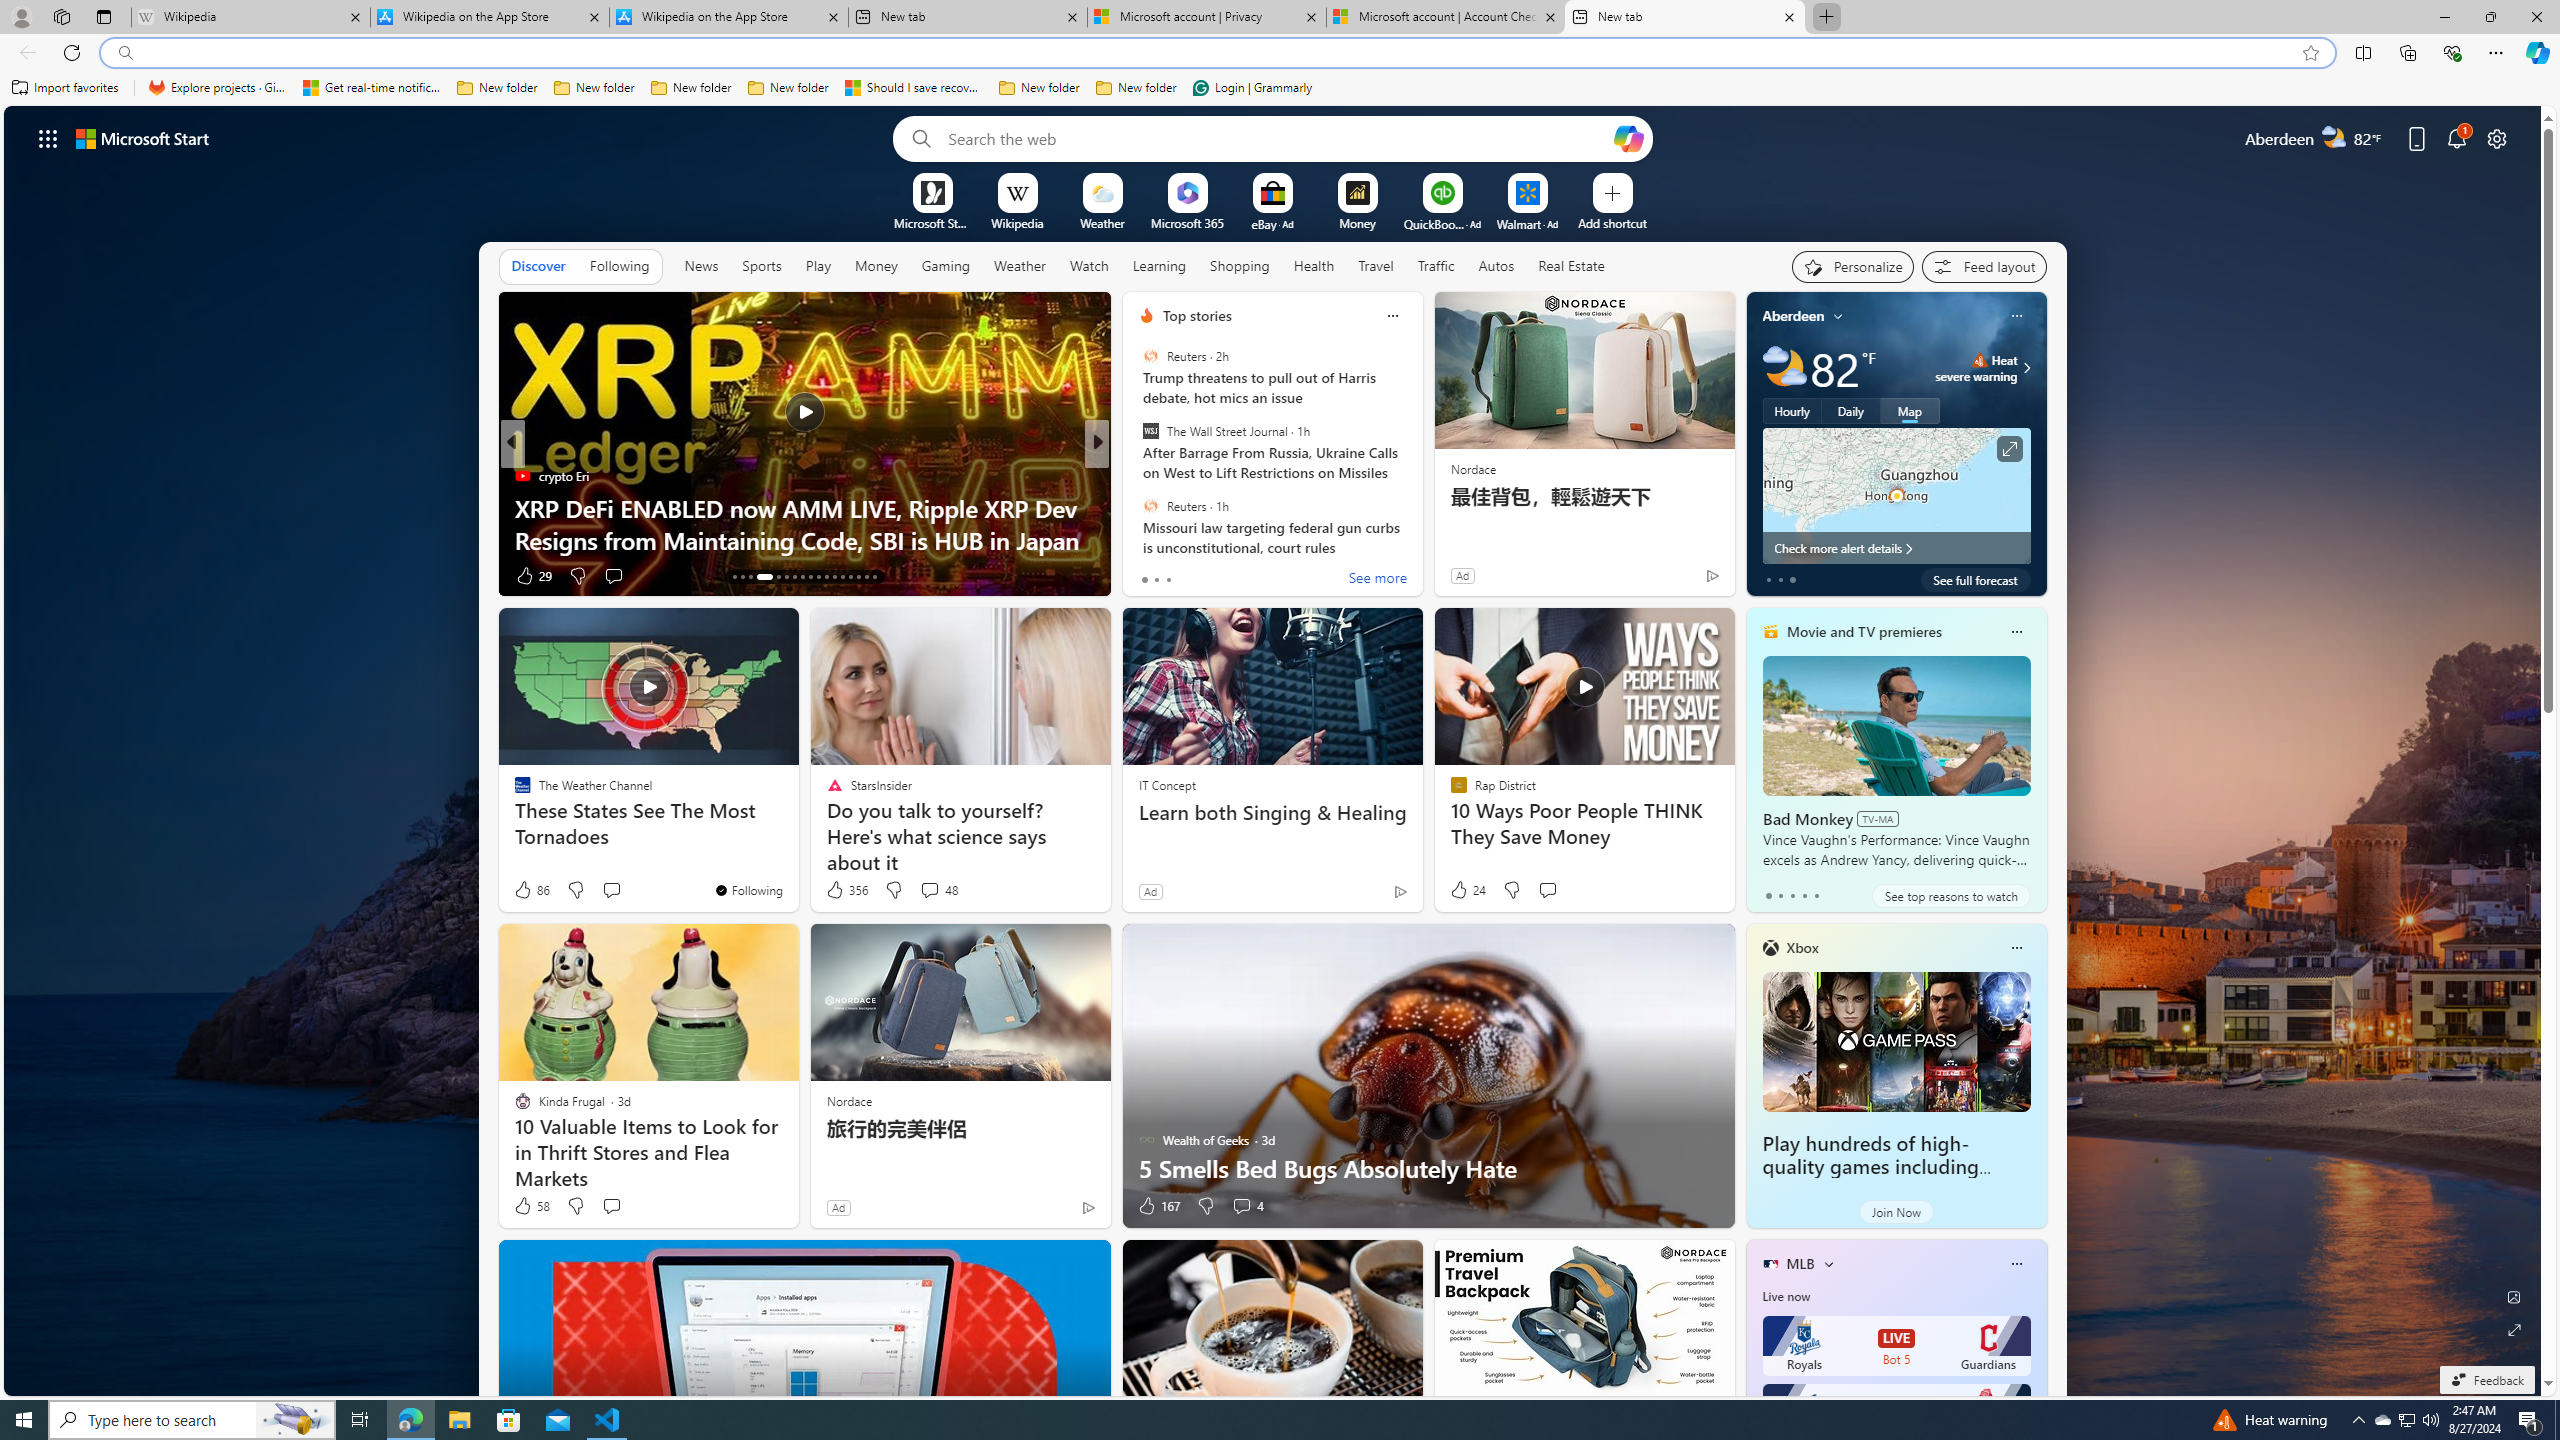 The height and width of the screenshot is (1440, 2560). What do you see at coordinates (1137, 474) in the screenshot?
I see `'HowToGeek'` at bounding box center [1137, 474].